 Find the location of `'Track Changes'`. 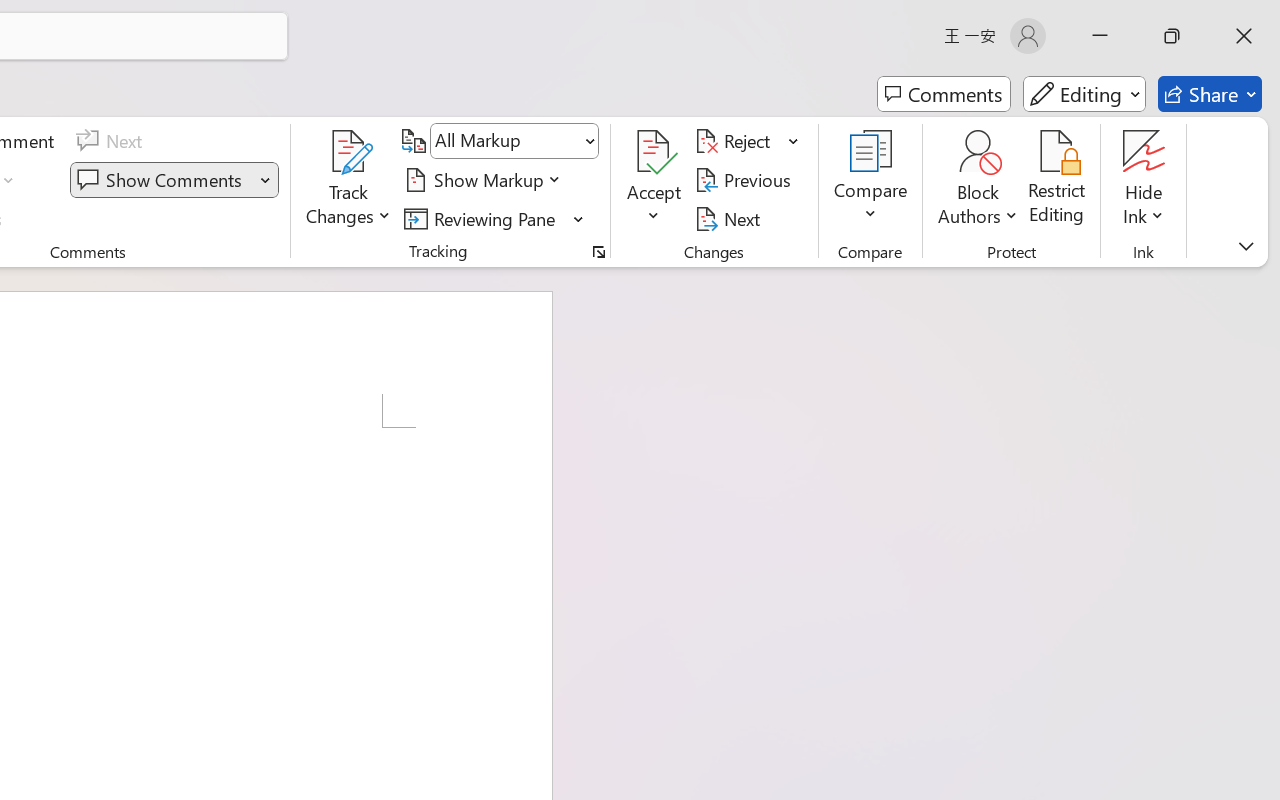

'Track Changes' is located at coordinates (349, 151).